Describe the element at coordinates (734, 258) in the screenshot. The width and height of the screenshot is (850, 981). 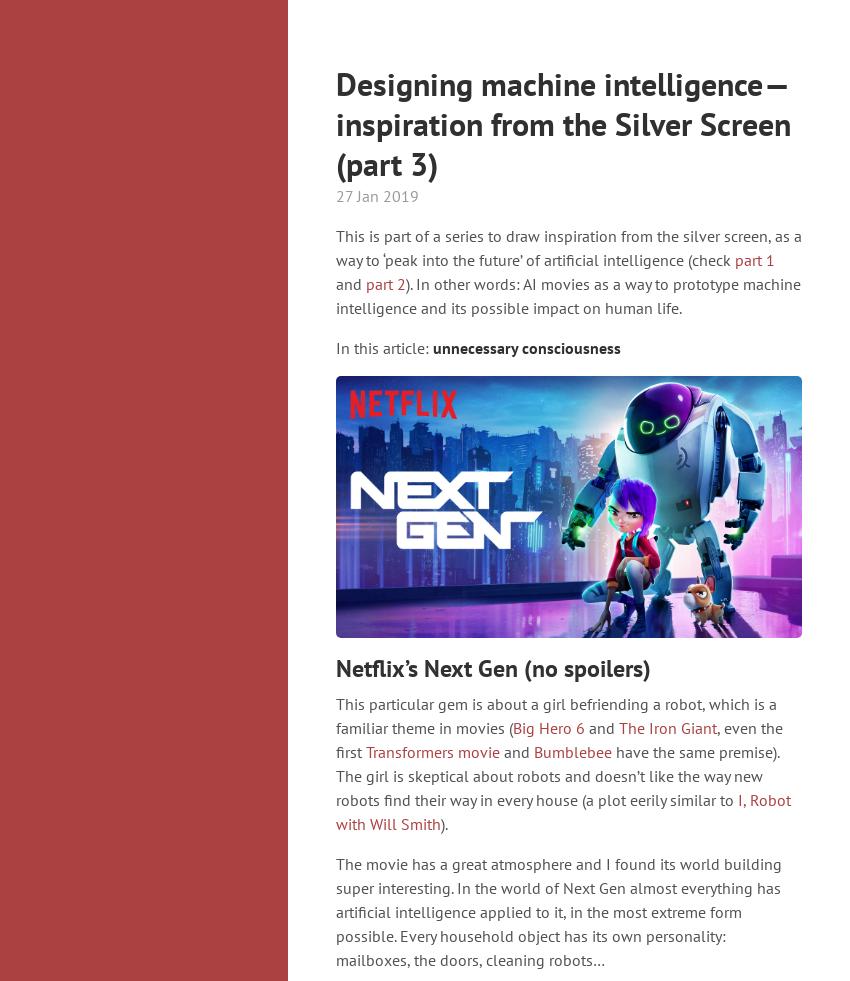
I see `'part 1'` at that location.